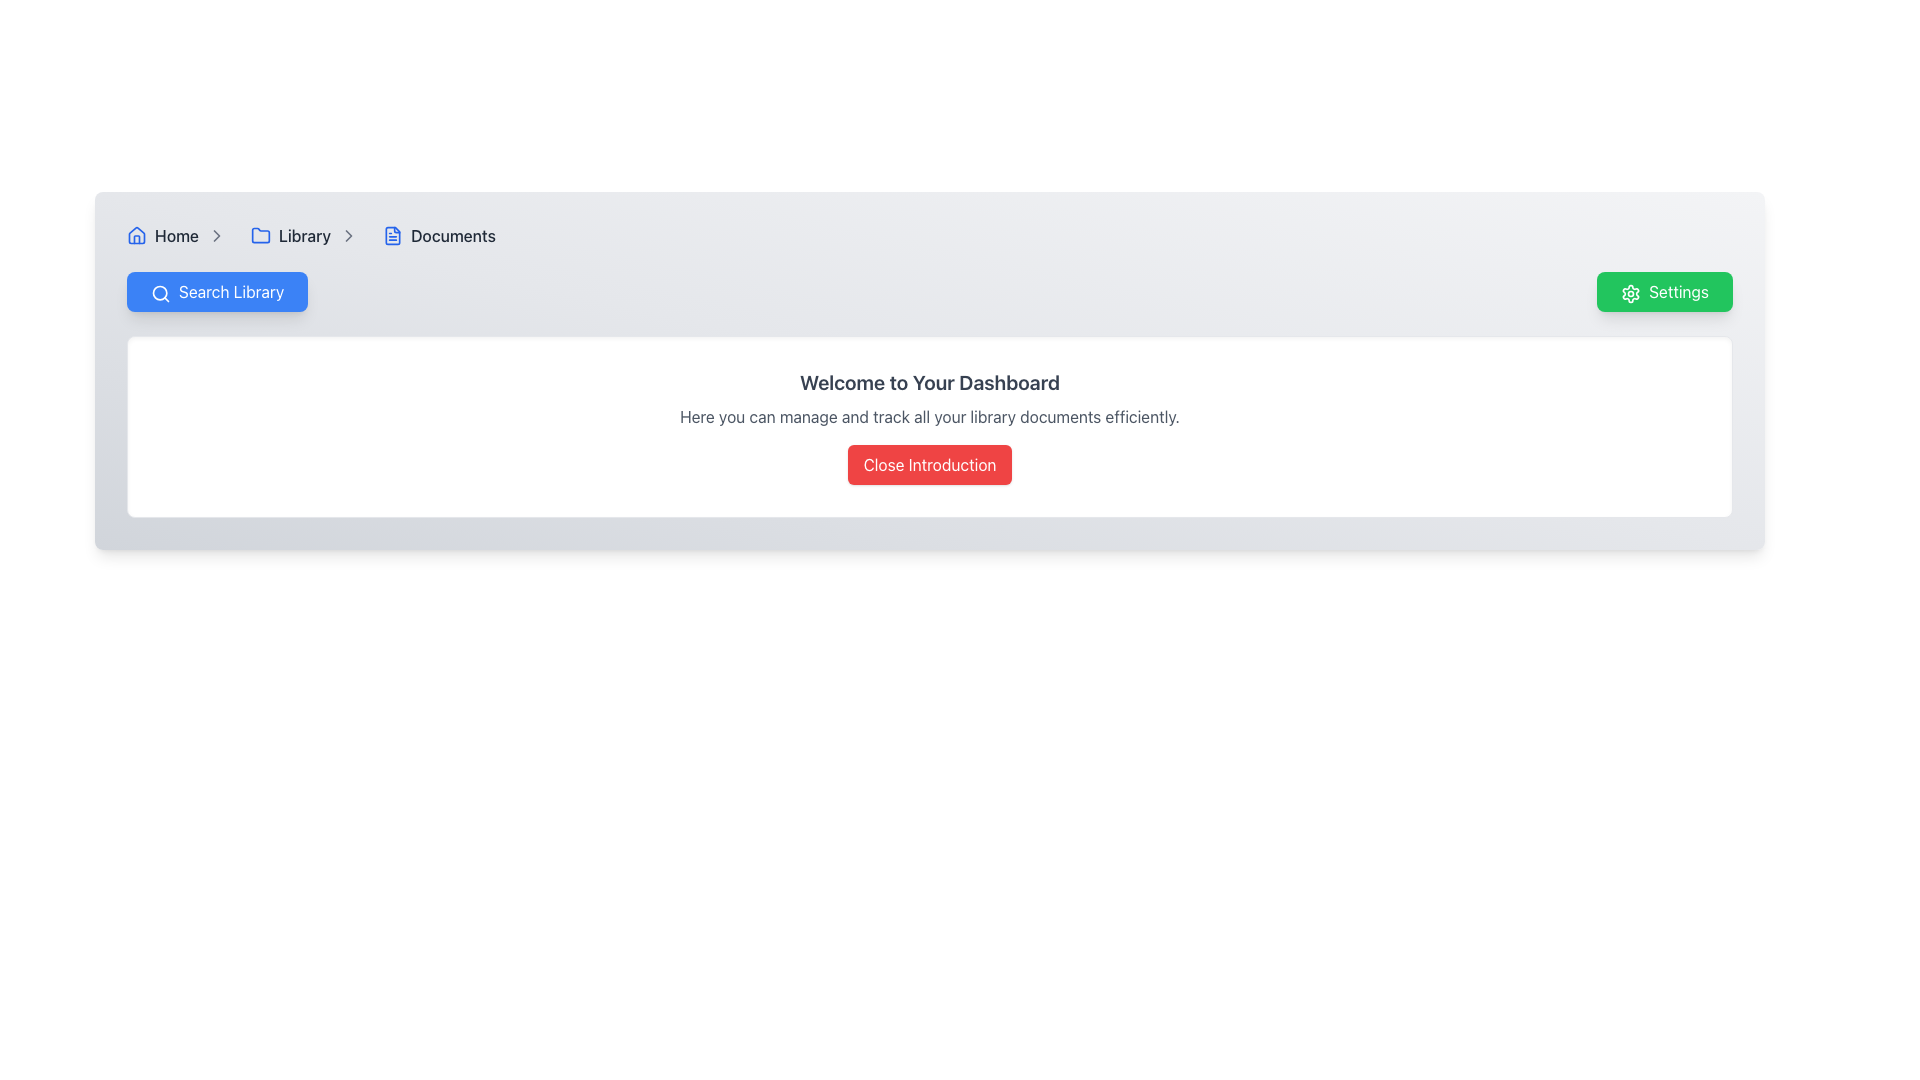  I want to click on the folder icon with a blue outline located next to the text 'Library', so click(259, 234).